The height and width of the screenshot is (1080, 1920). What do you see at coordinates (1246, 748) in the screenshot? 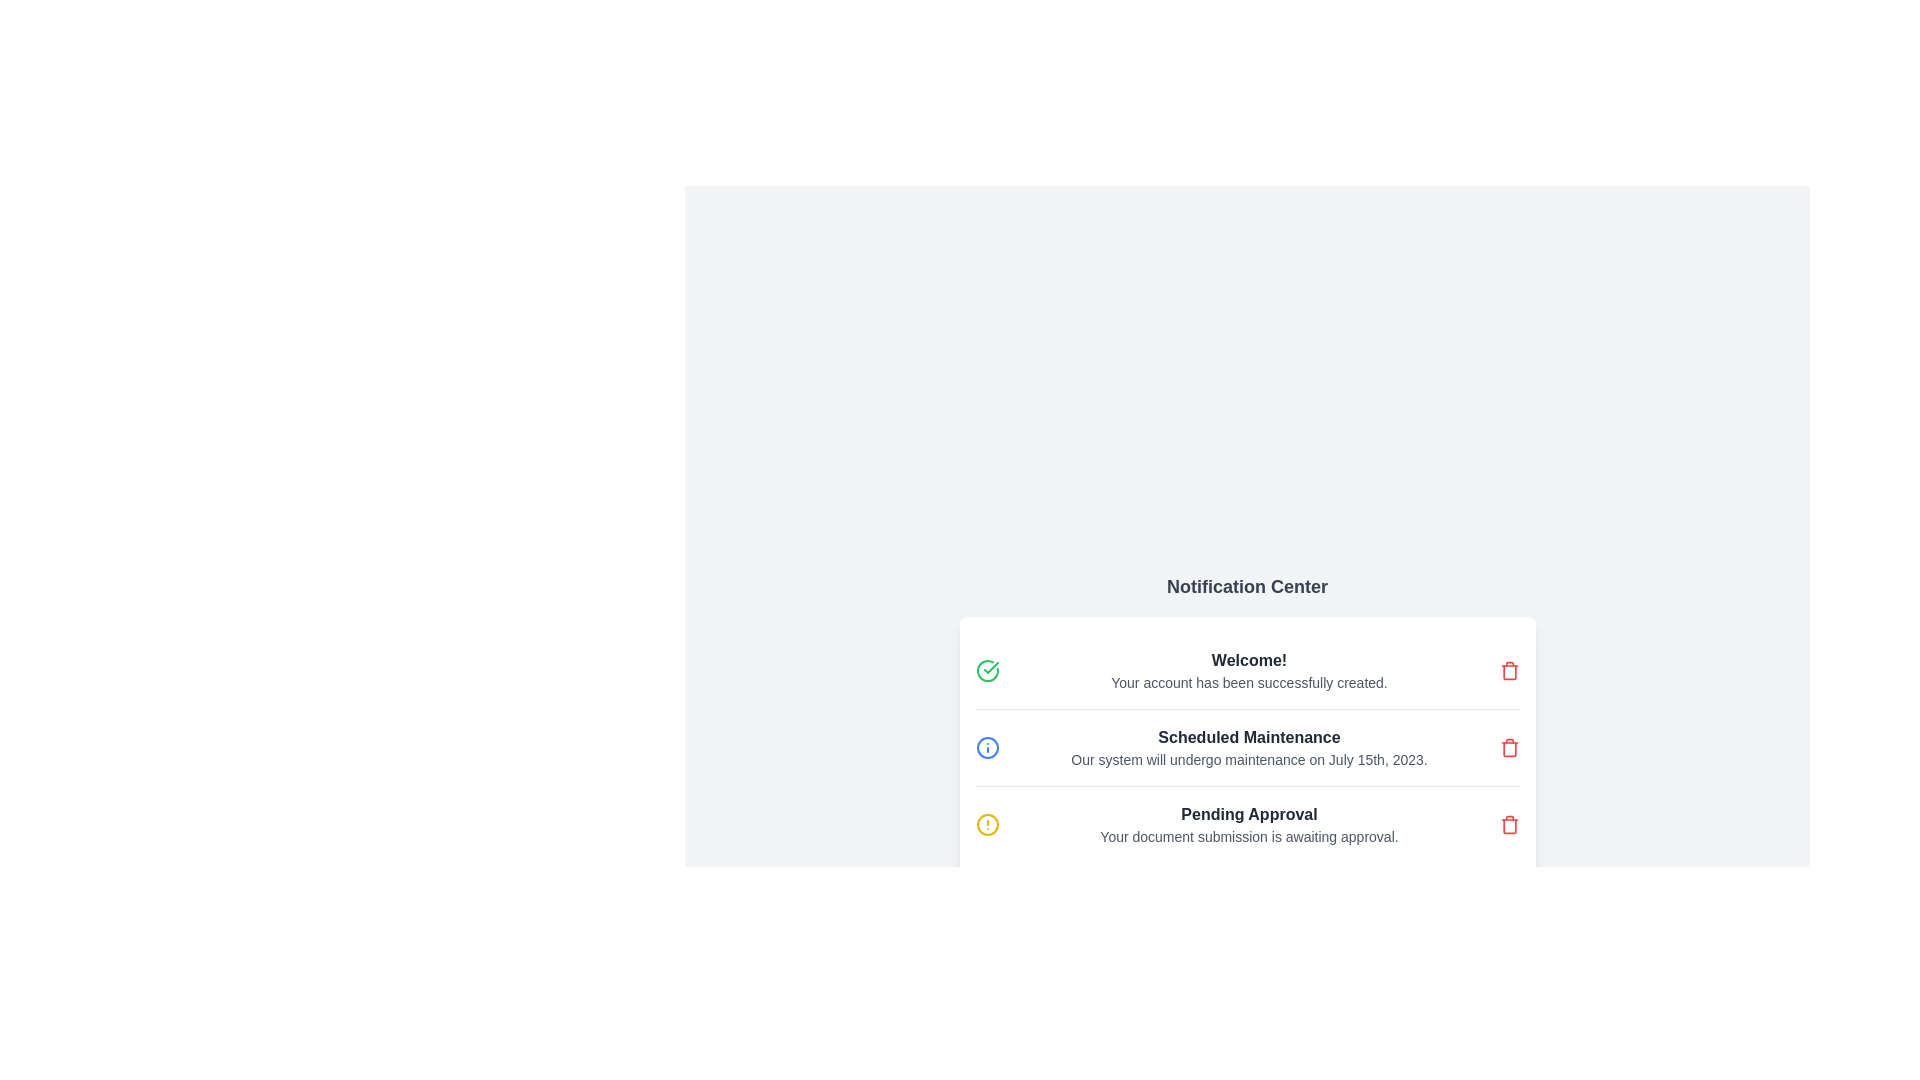
I see `text of the second Informational Notification Item regarding scheduled maintenance, positioned between 'Welcome! Your account has been successfully created.' and 'Pending Approval'` at bounding box center [1246, 748].